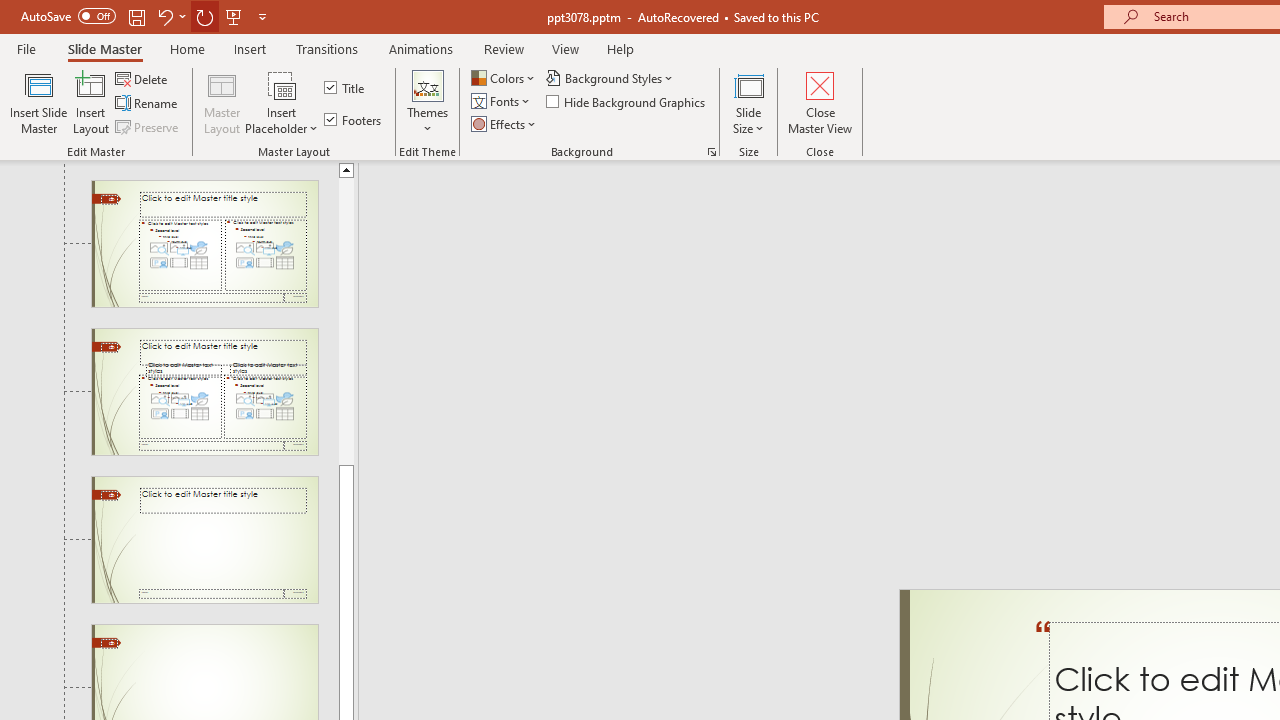 This screenshot has height=720, width=1280. I want to click on 'Slide Size', so click(748, 103).